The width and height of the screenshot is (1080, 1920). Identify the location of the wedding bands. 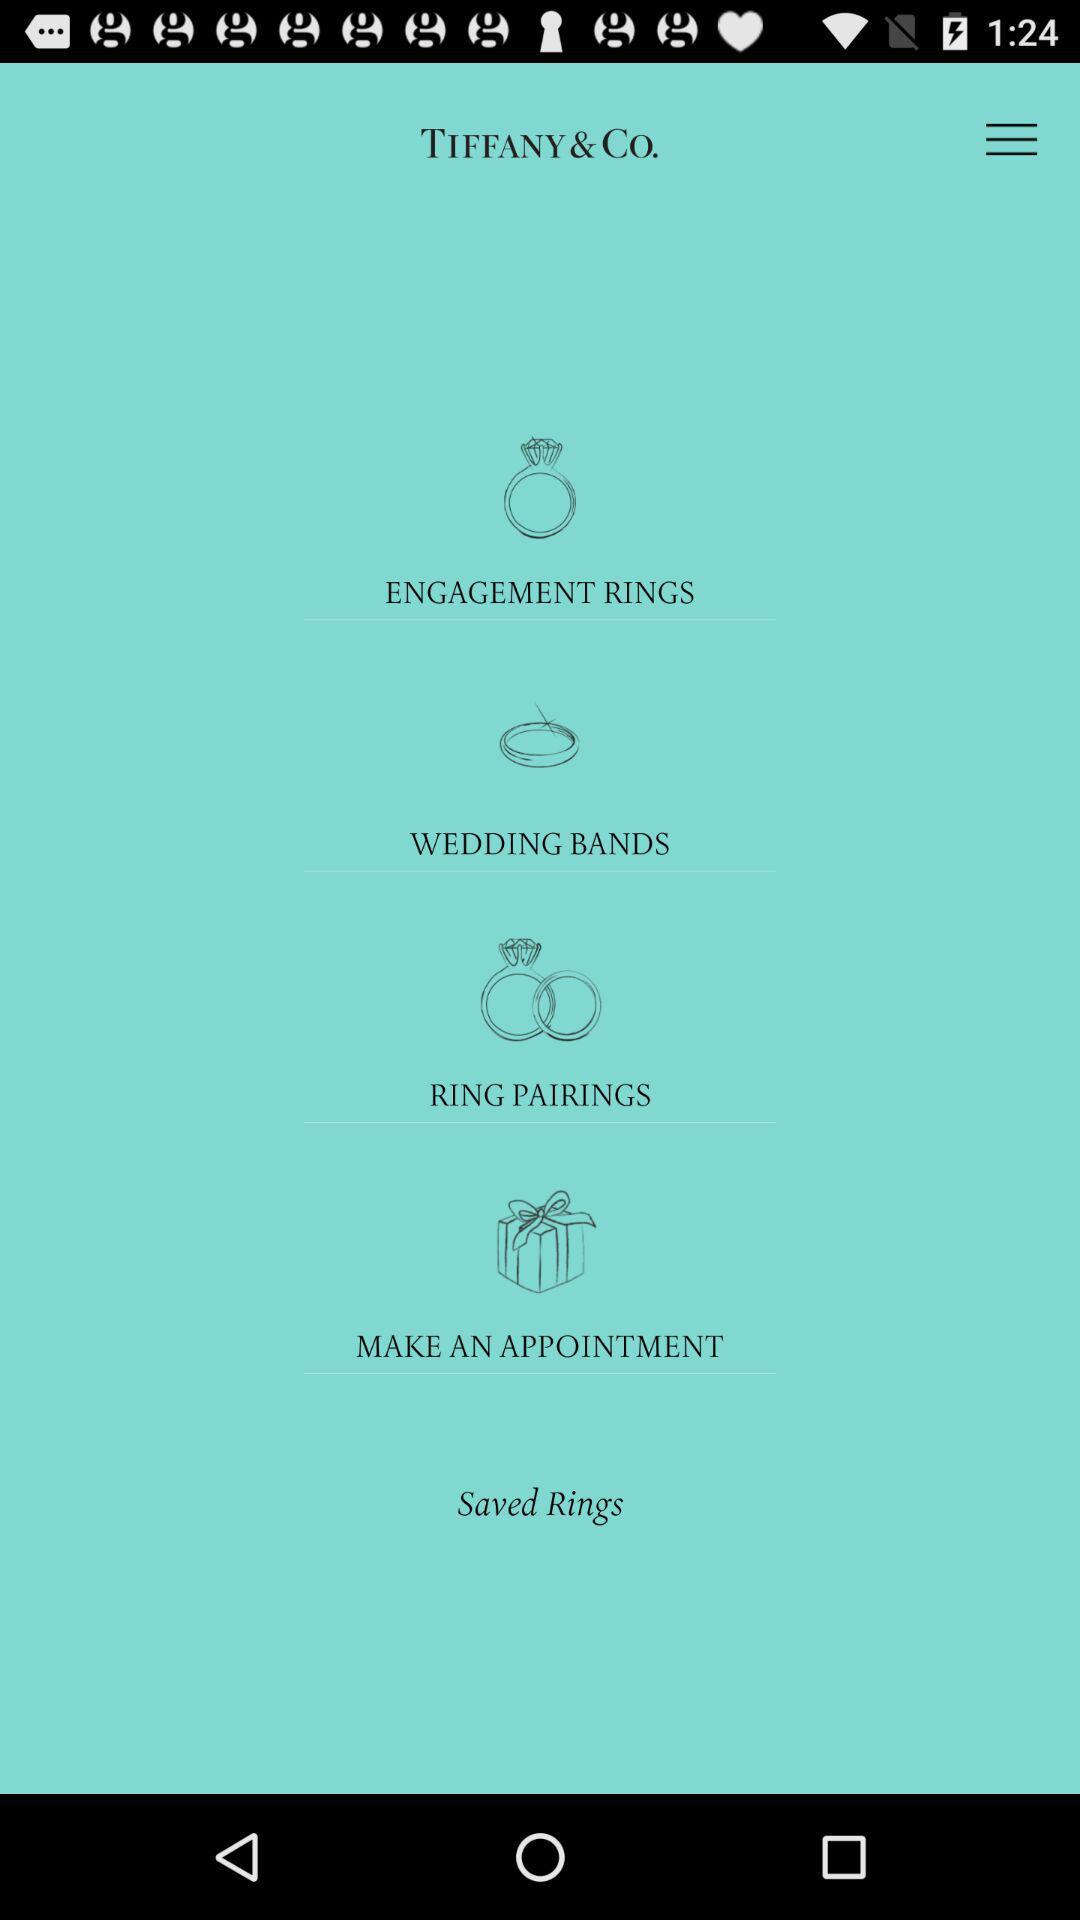
(540, 843).